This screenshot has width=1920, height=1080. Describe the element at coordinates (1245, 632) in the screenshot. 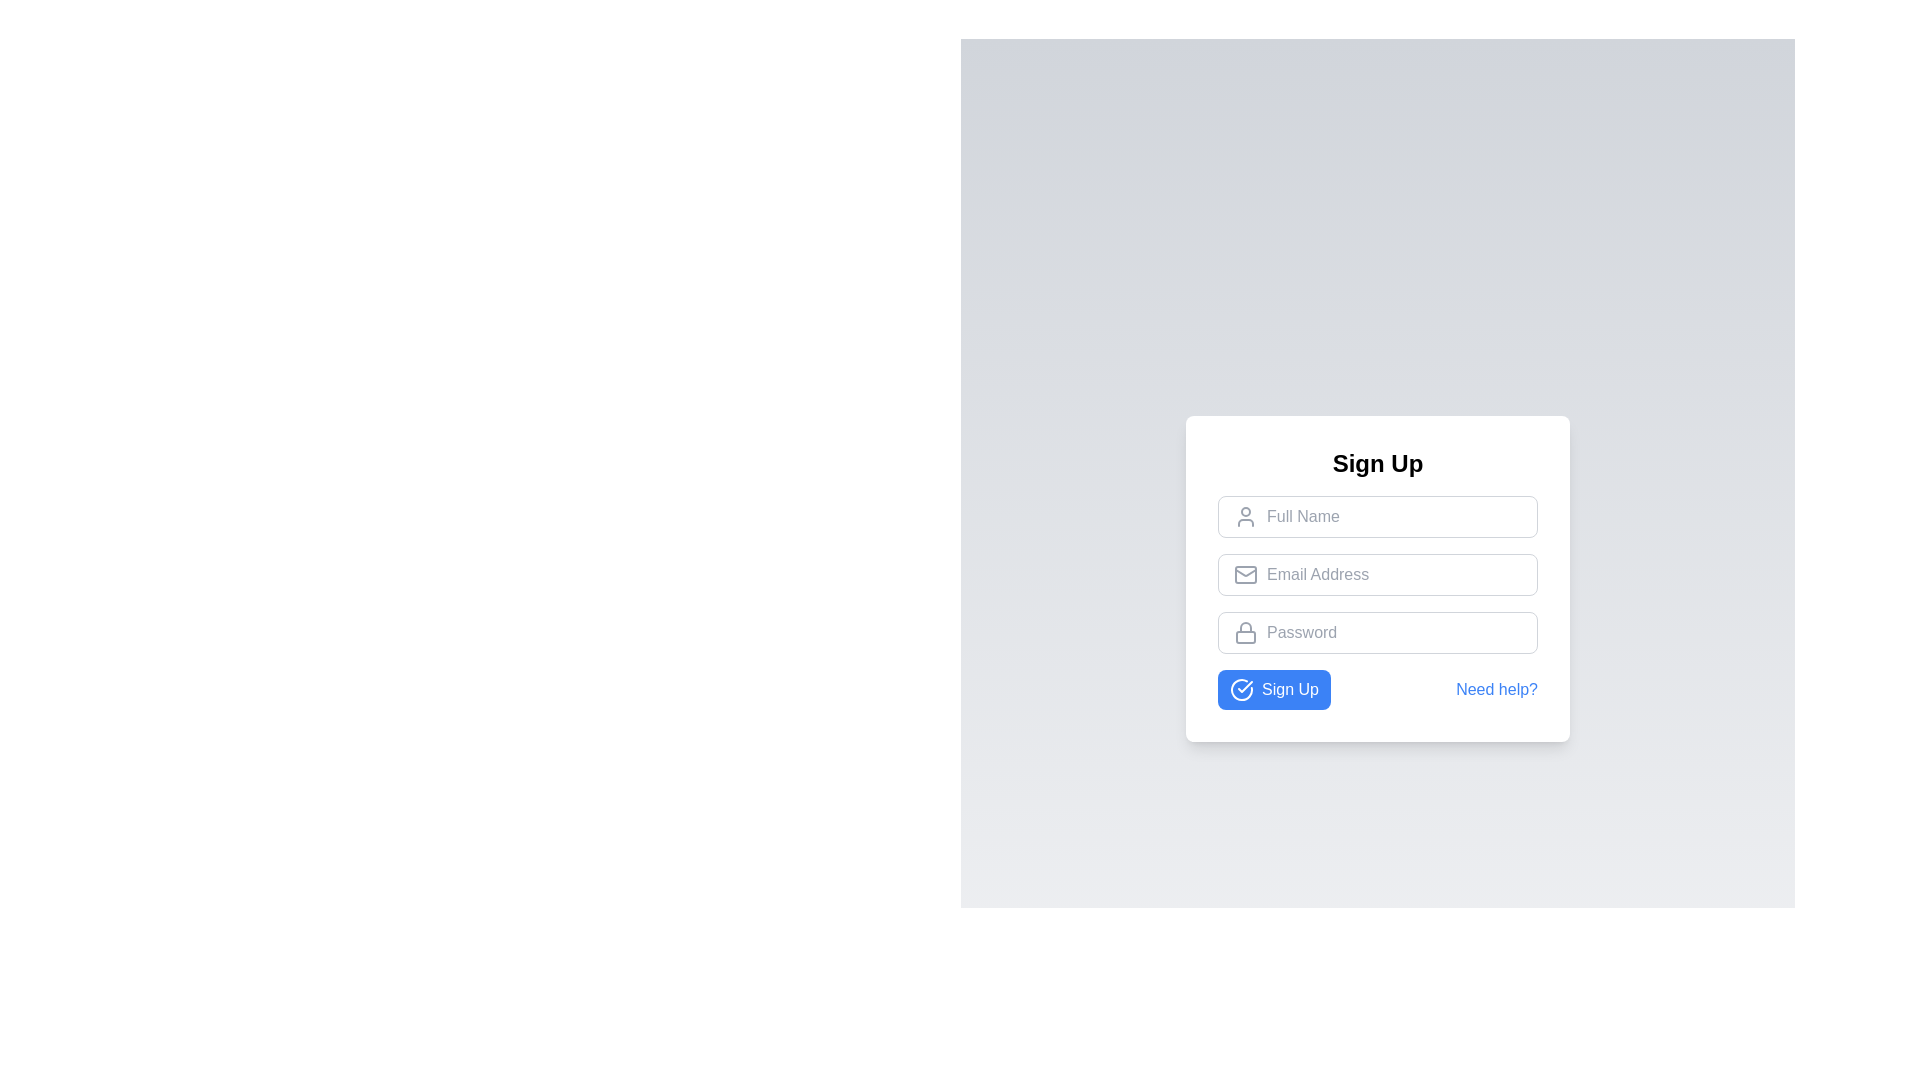

I see `the lock icon element located inside the password input field, adjacent to the placeholder text 'Password'` at that location.